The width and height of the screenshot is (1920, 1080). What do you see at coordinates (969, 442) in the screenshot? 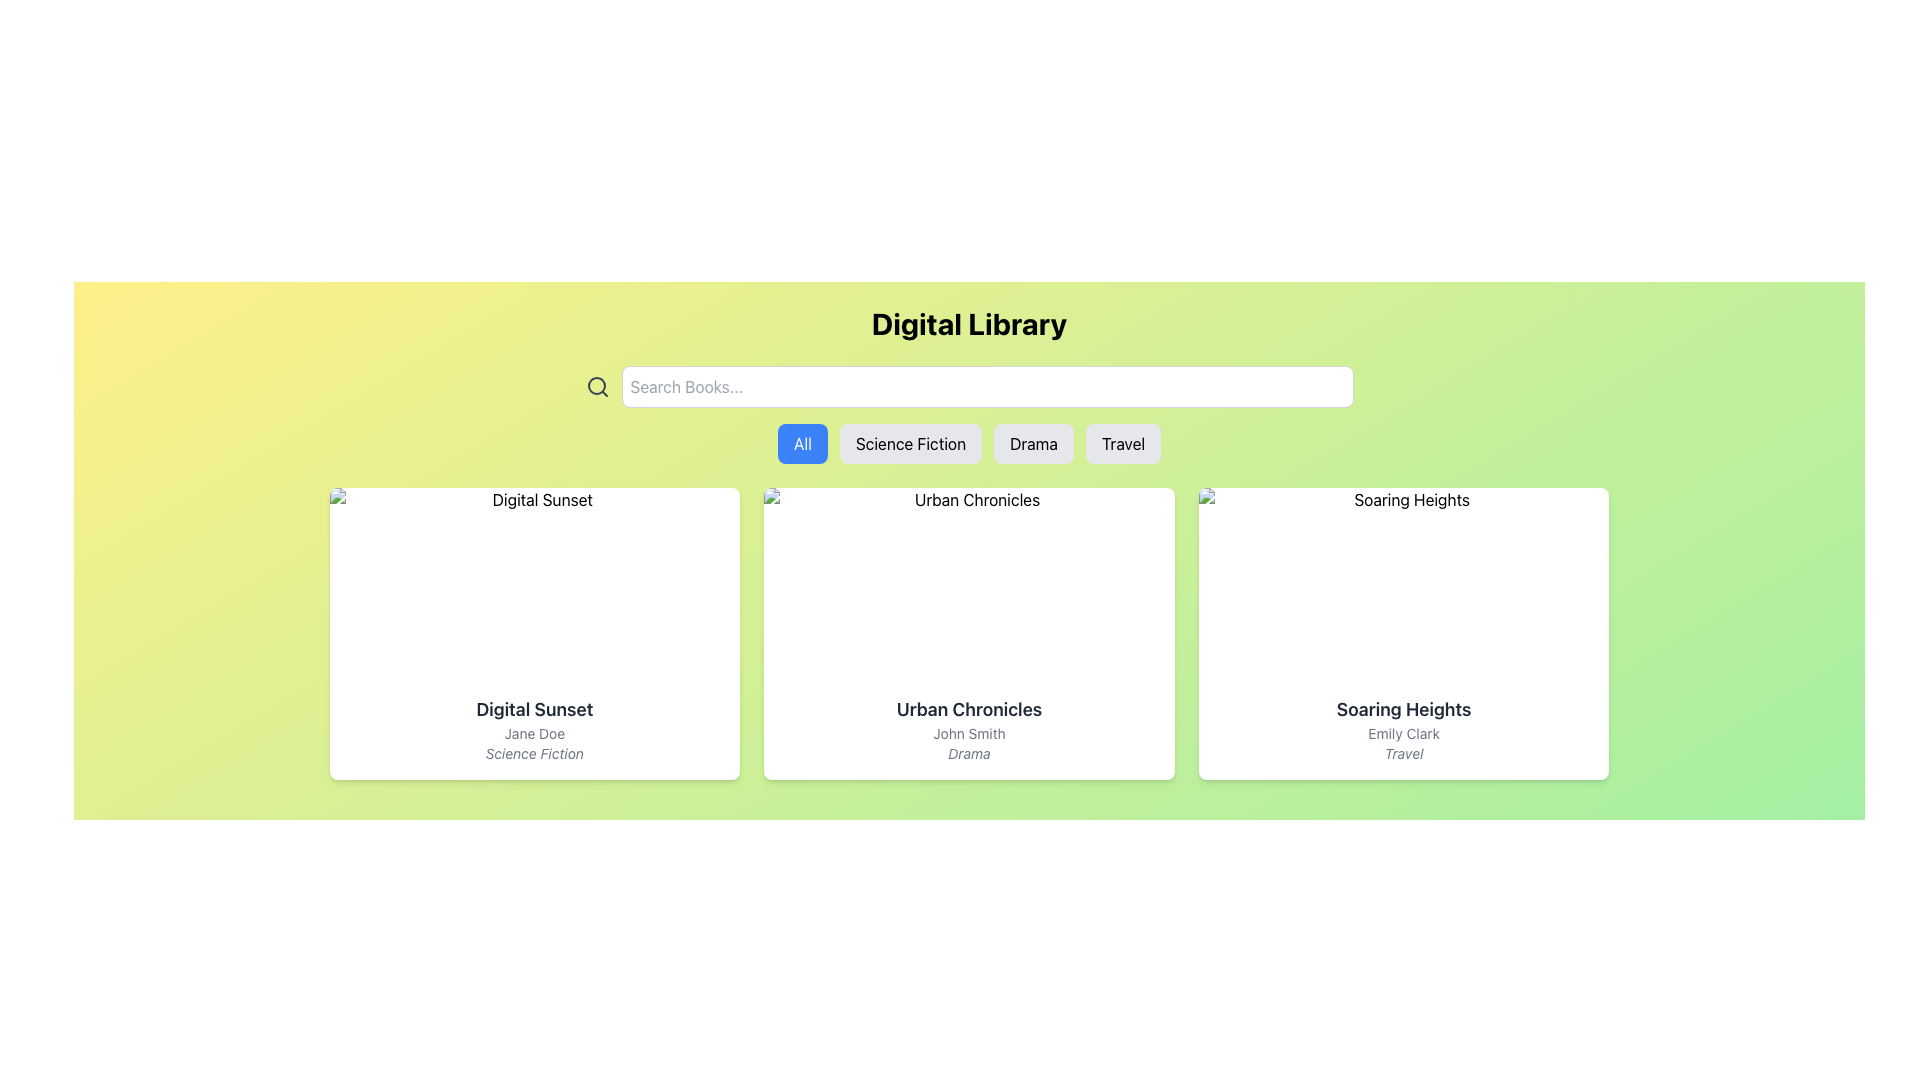
I see `the 'Science Fiction' tab in the Category Navigation Tabs located below the search bar in the Digital Library interface` at bounding box center [969, 442].